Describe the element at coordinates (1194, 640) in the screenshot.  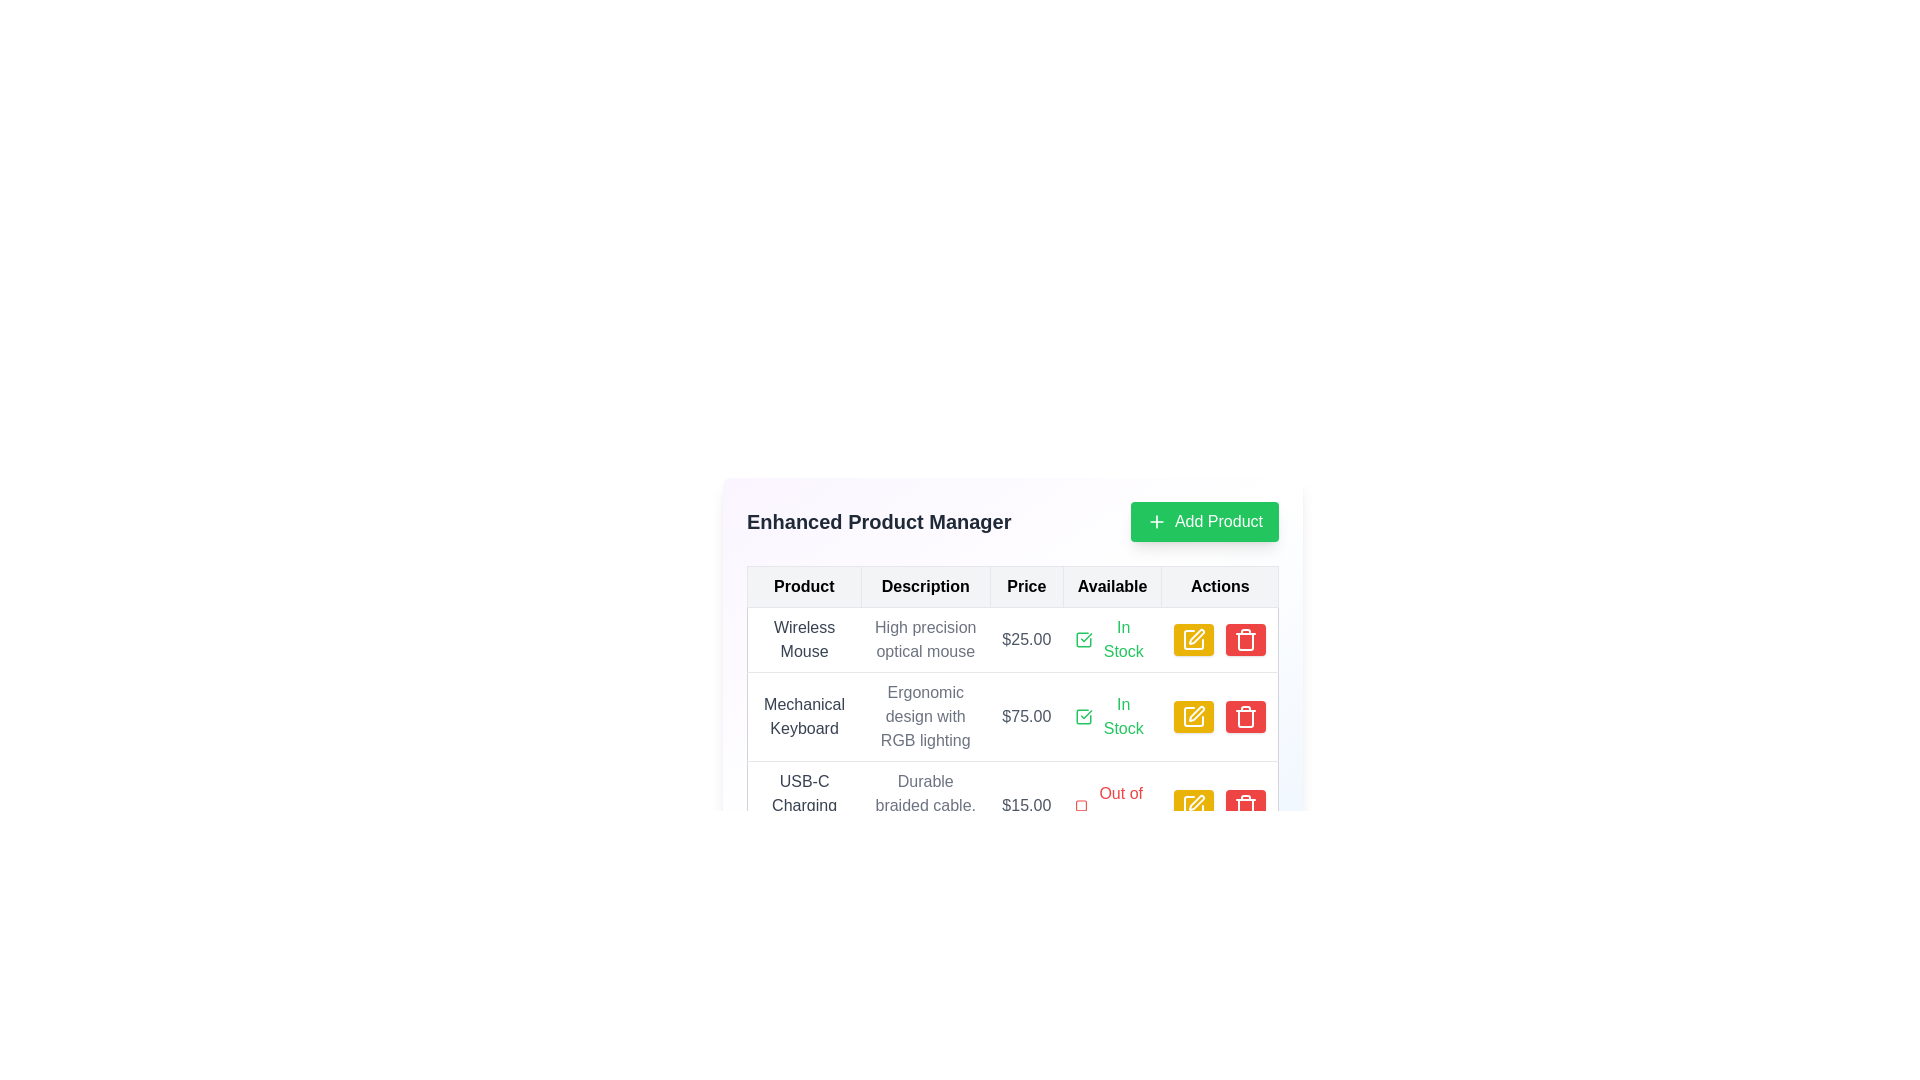
I see `the edit button located in the third row of the 'Actions' column of the table` at that location.